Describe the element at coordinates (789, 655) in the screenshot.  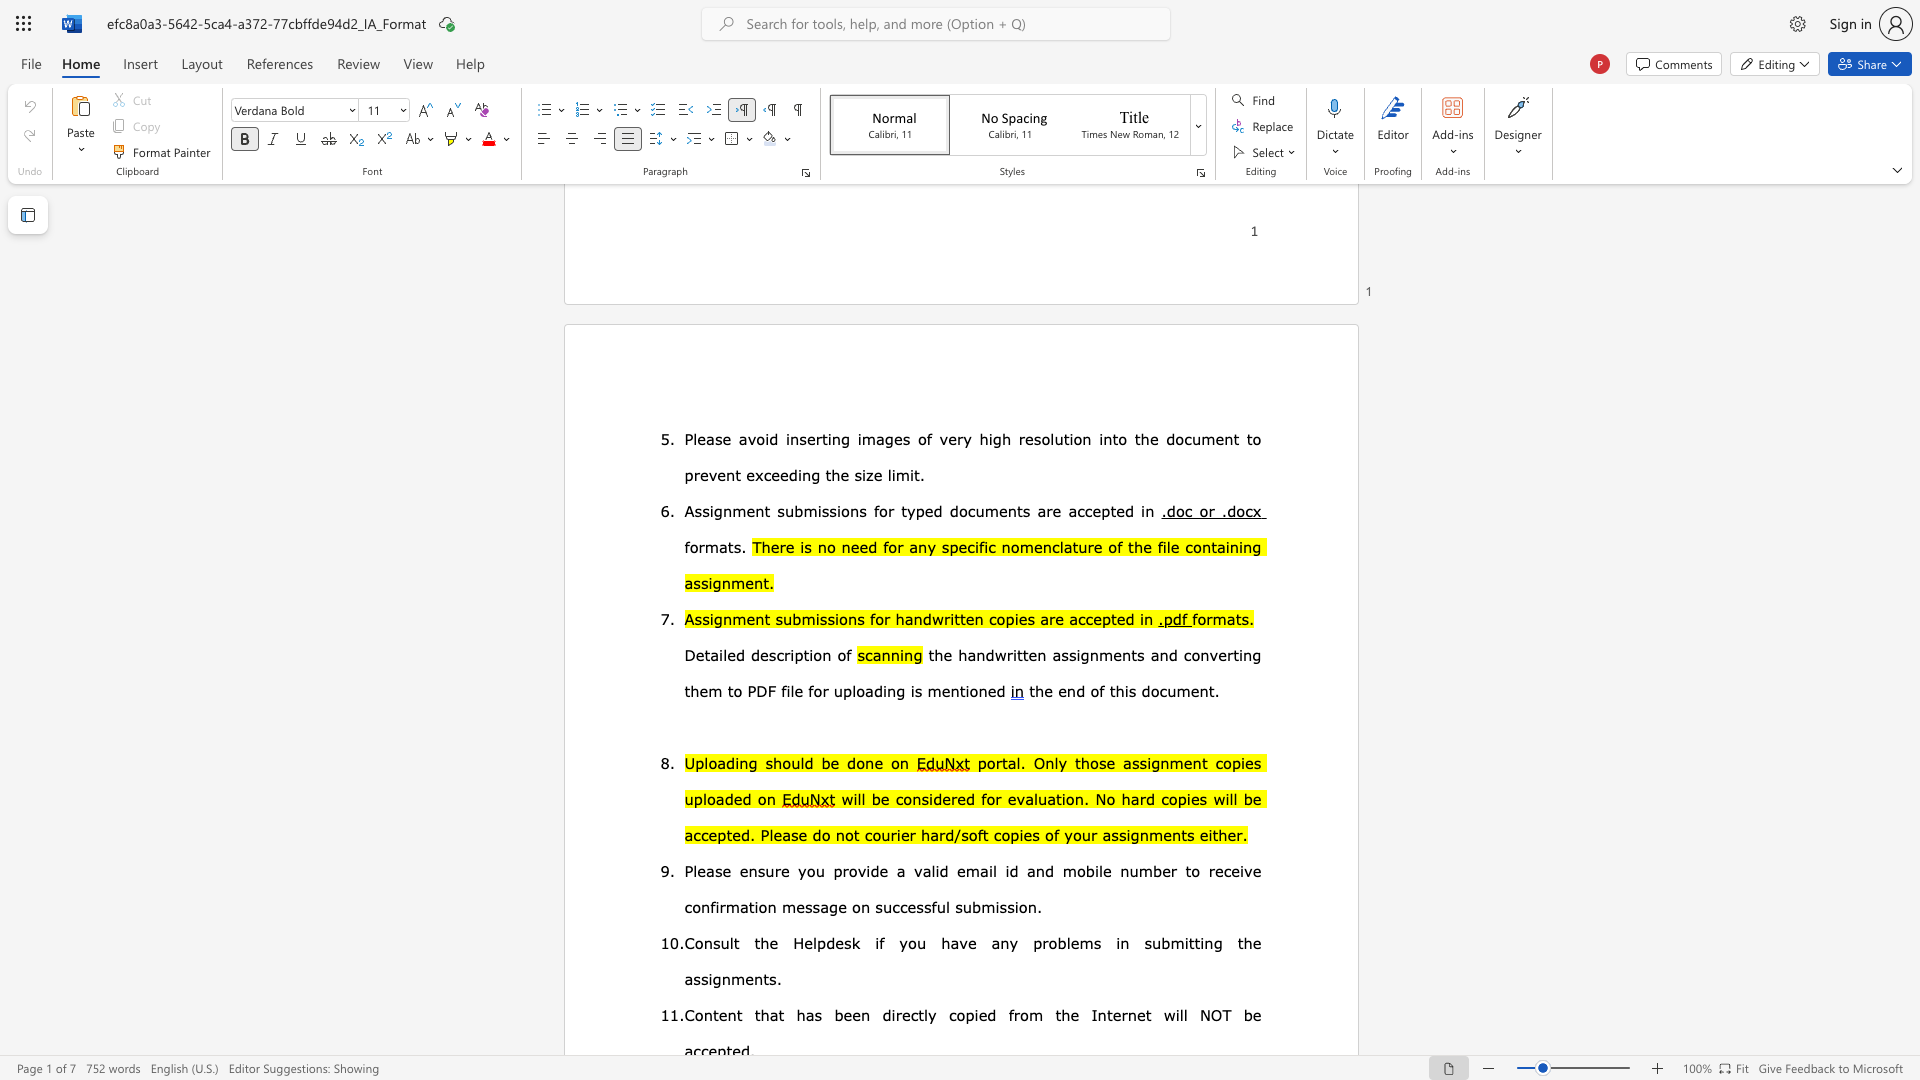
I see `the subset text "iption of" within the text "Detailed description of"` at that location.